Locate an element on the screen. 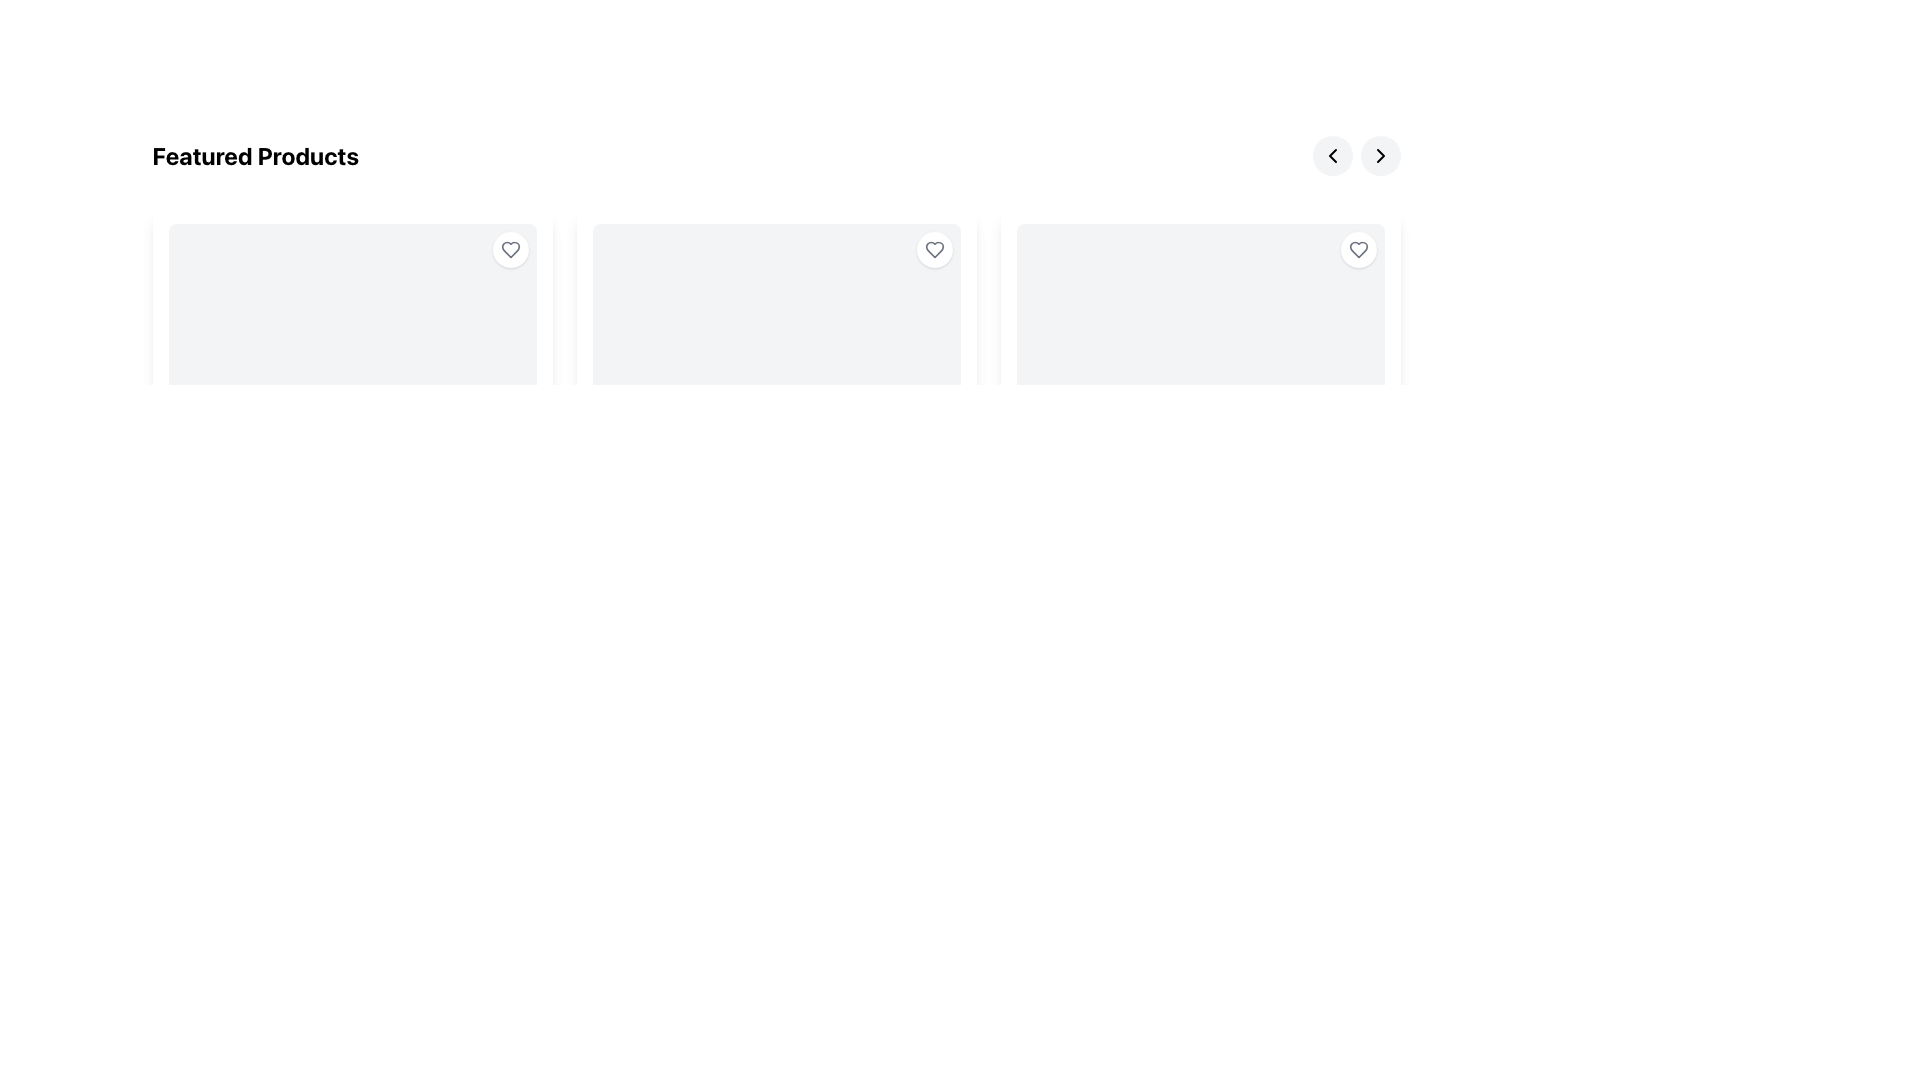 This screenshot has width=1920, height=1080. the favorite button icon located at the top-right corner of the product card is located at coordinates (510, 249).